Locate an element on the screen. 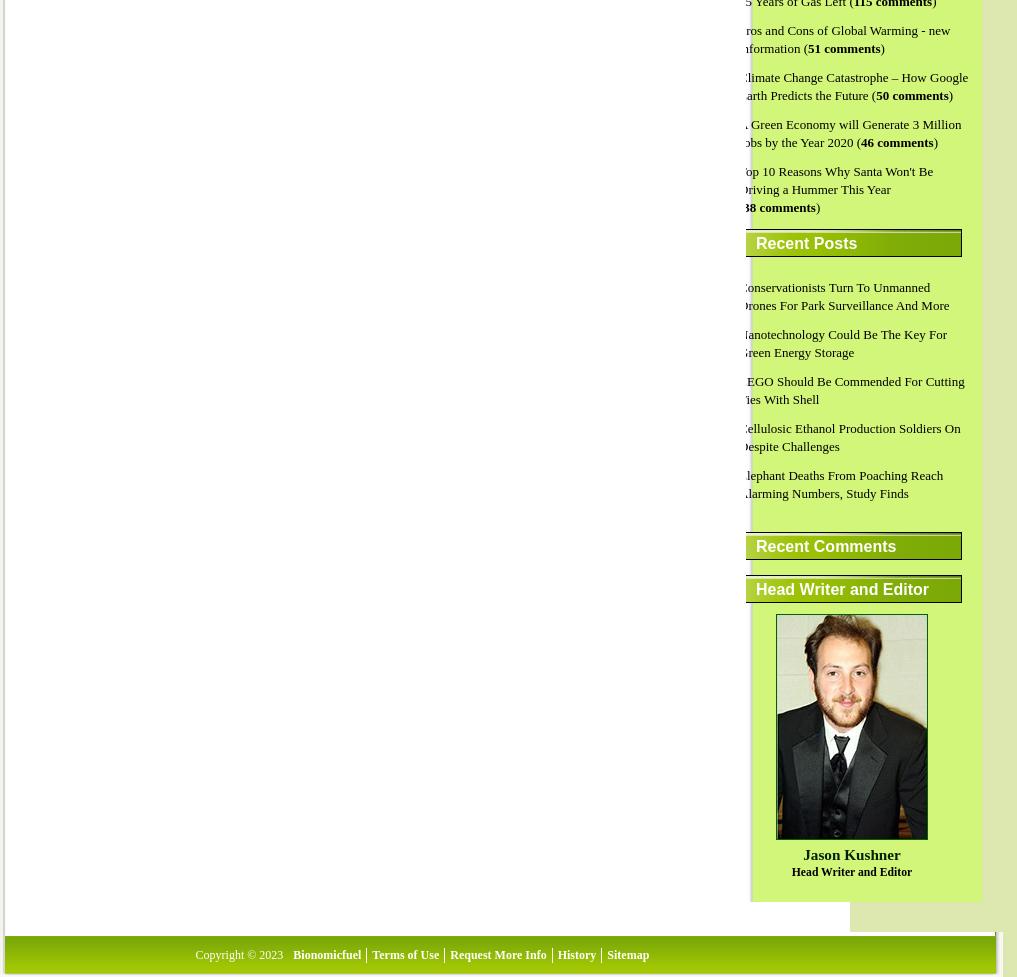 The height and width of the screenshot is (977, 1017). 'A Green Economy will Generate 3 Million Jobs by the Year 2020 (' is located at coordinates (738, 133).